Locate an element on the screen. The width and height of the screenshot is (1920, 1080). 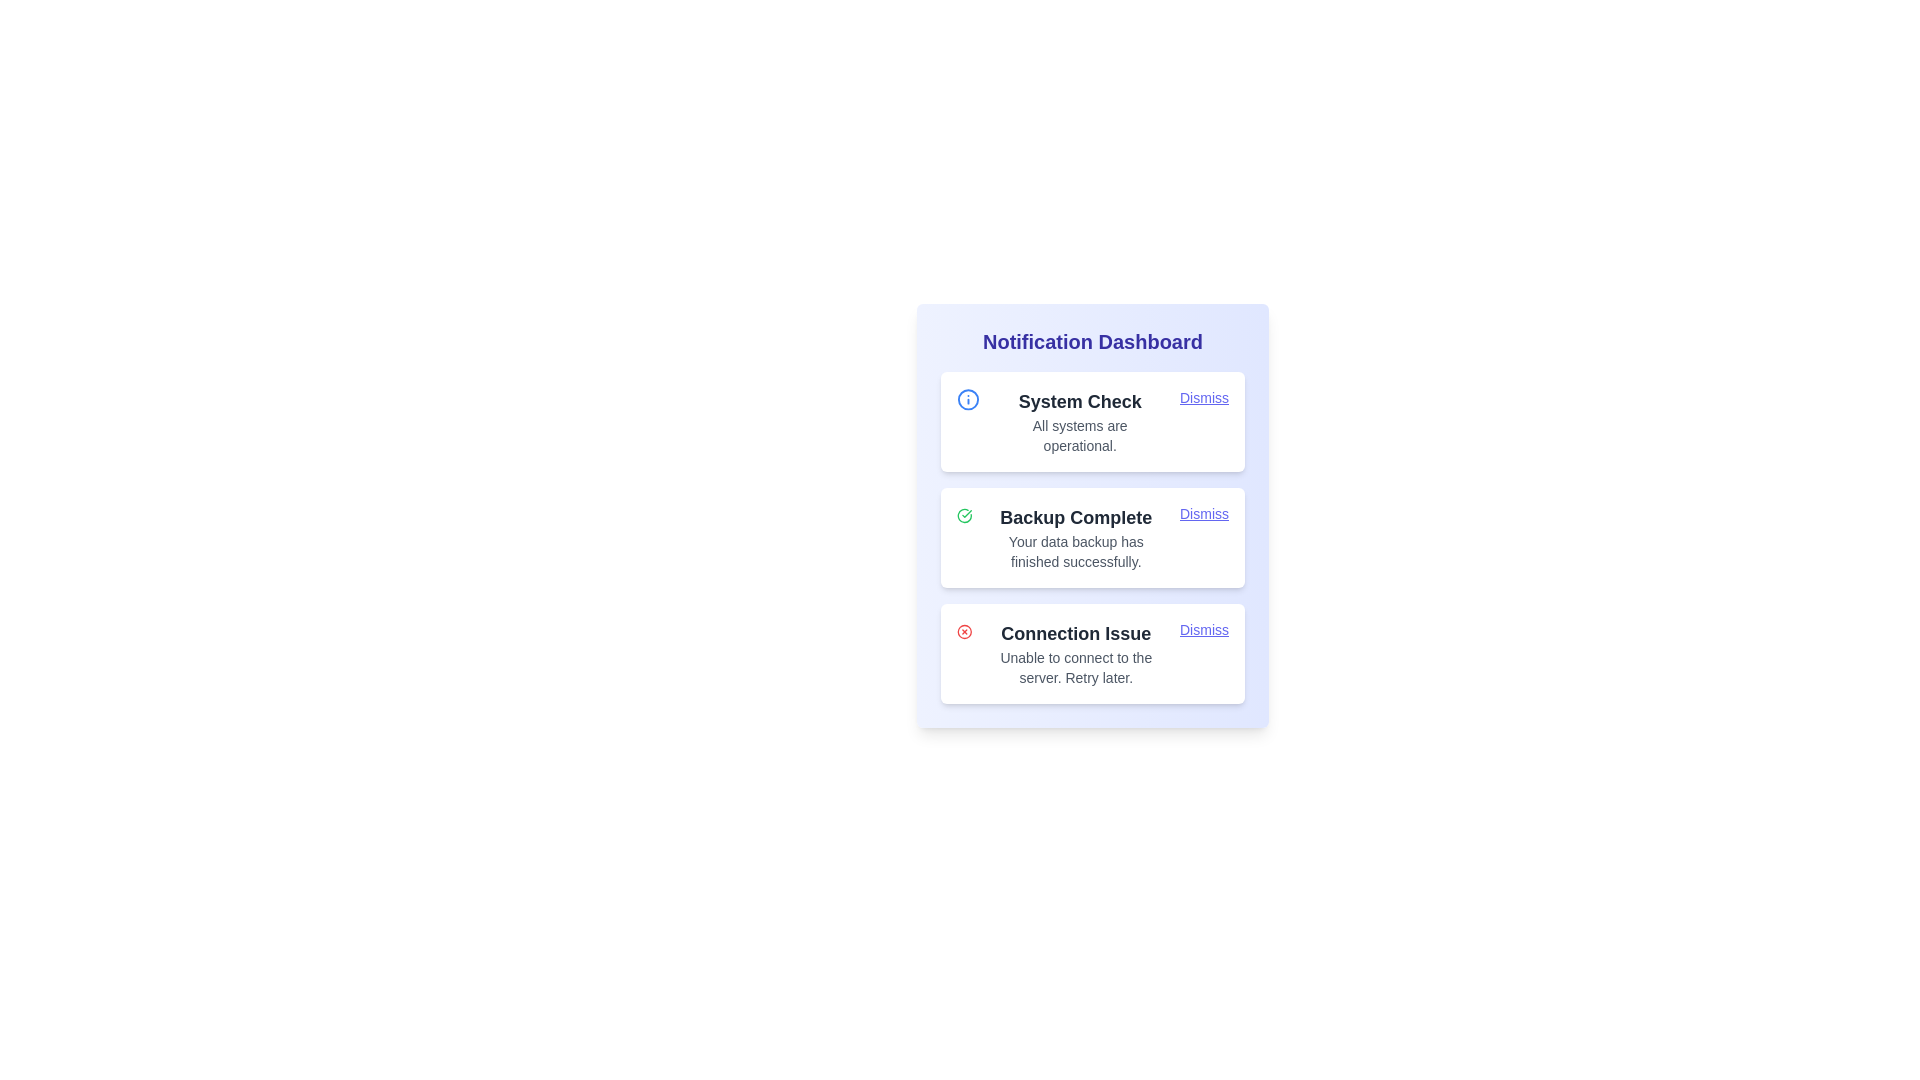
the circular blue icon with a white interior that is located in the top-left corner of the 'System Check' notification box, to the left of the text labeled 'System Check' and 'All systems are operational.' is located at coordinates (968, 400).